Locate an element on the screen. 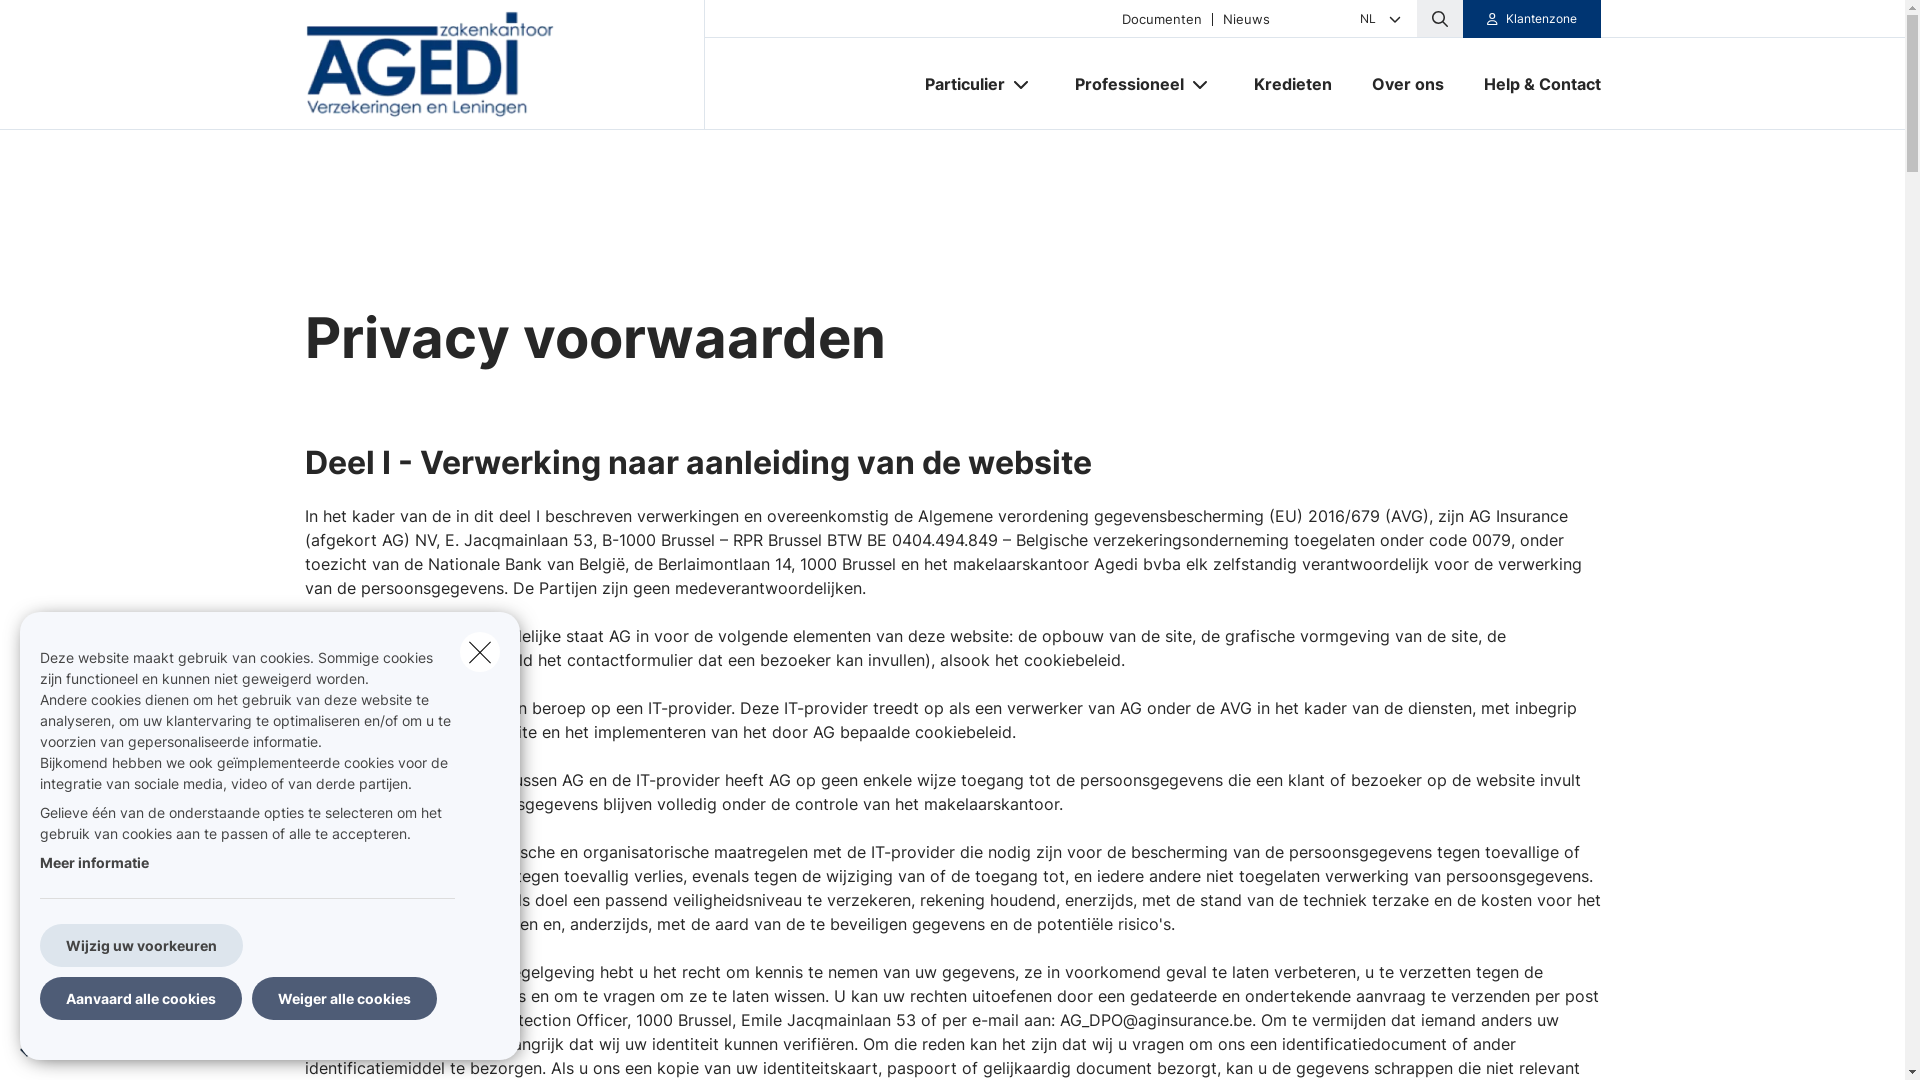 The width and height of the screenshot is (1920, 1080). 'Particulier' is located at coordinates (955, 83).